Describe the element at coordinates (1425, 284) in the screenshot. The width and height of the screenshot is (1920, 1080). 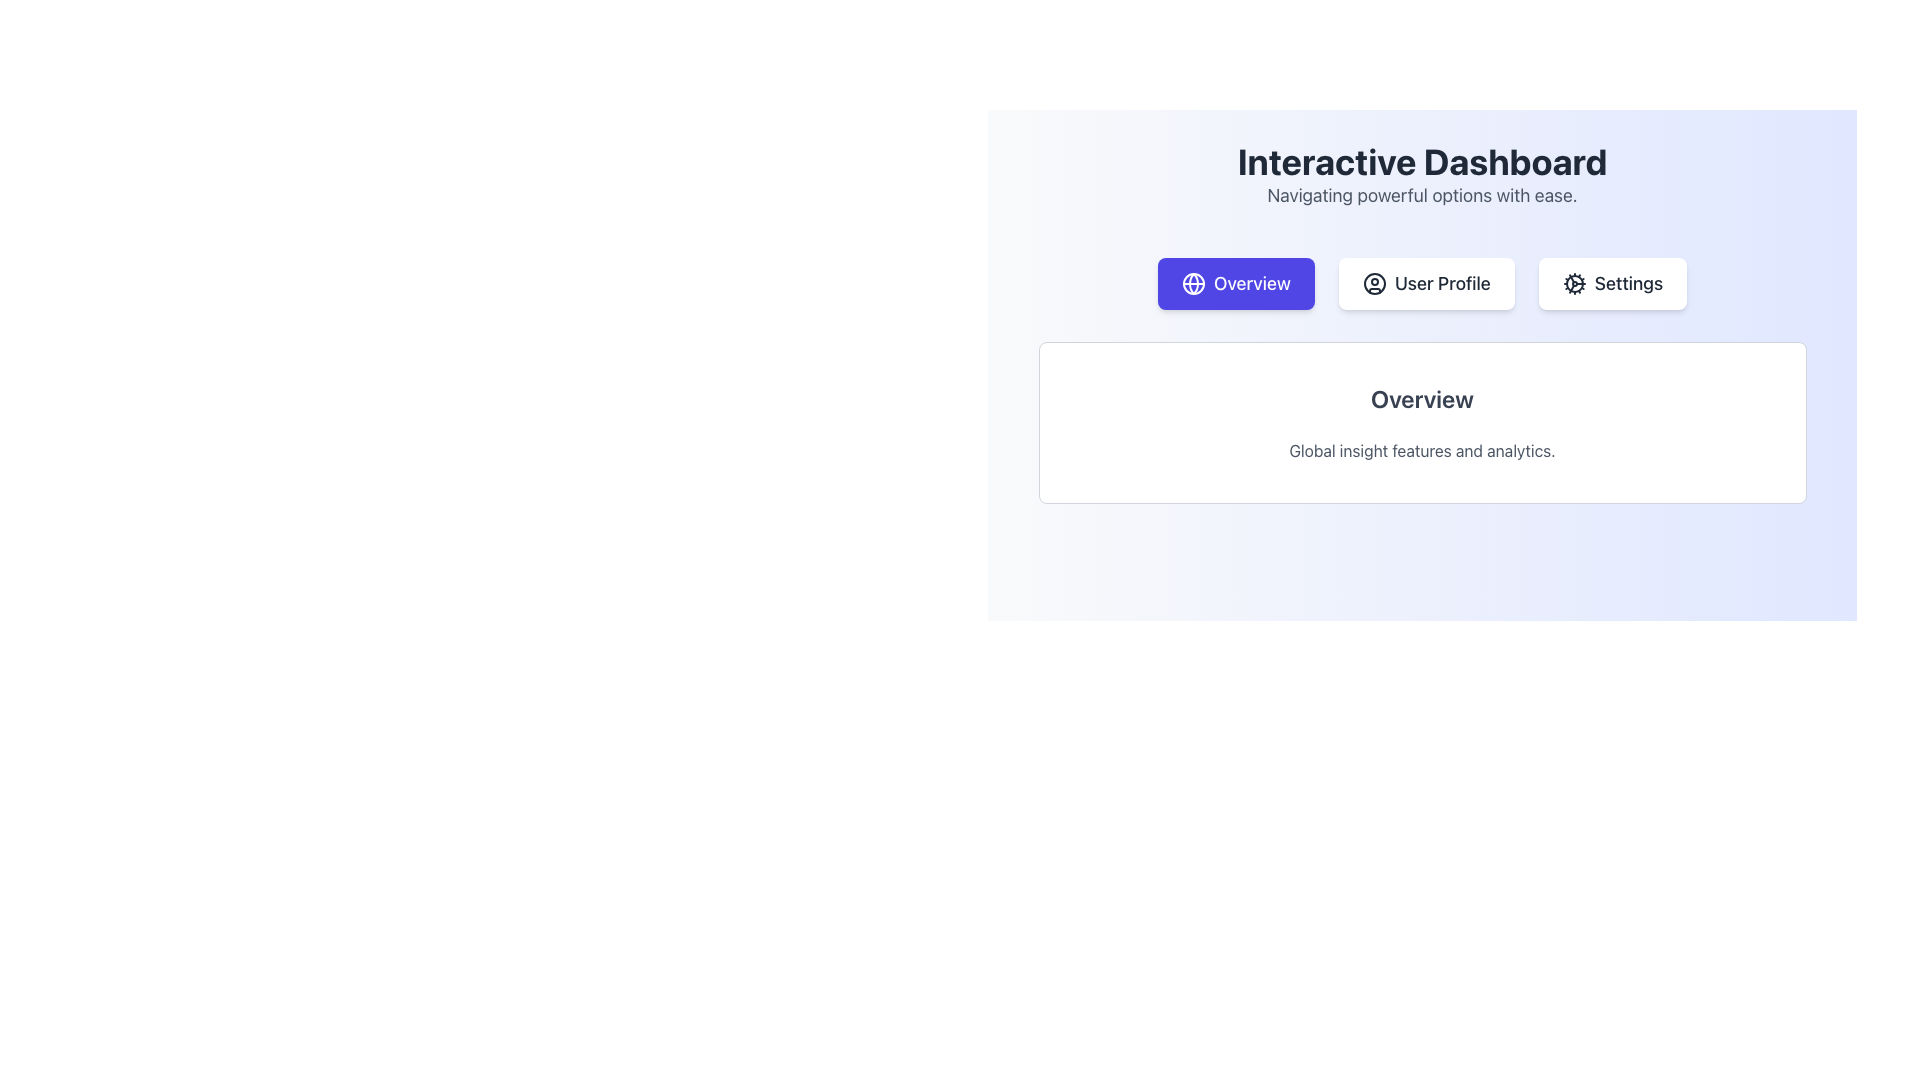
I see `the 'User Profile' button, which is the second button among three horizontally aligned buttons, to activate the hover effect` at that location.